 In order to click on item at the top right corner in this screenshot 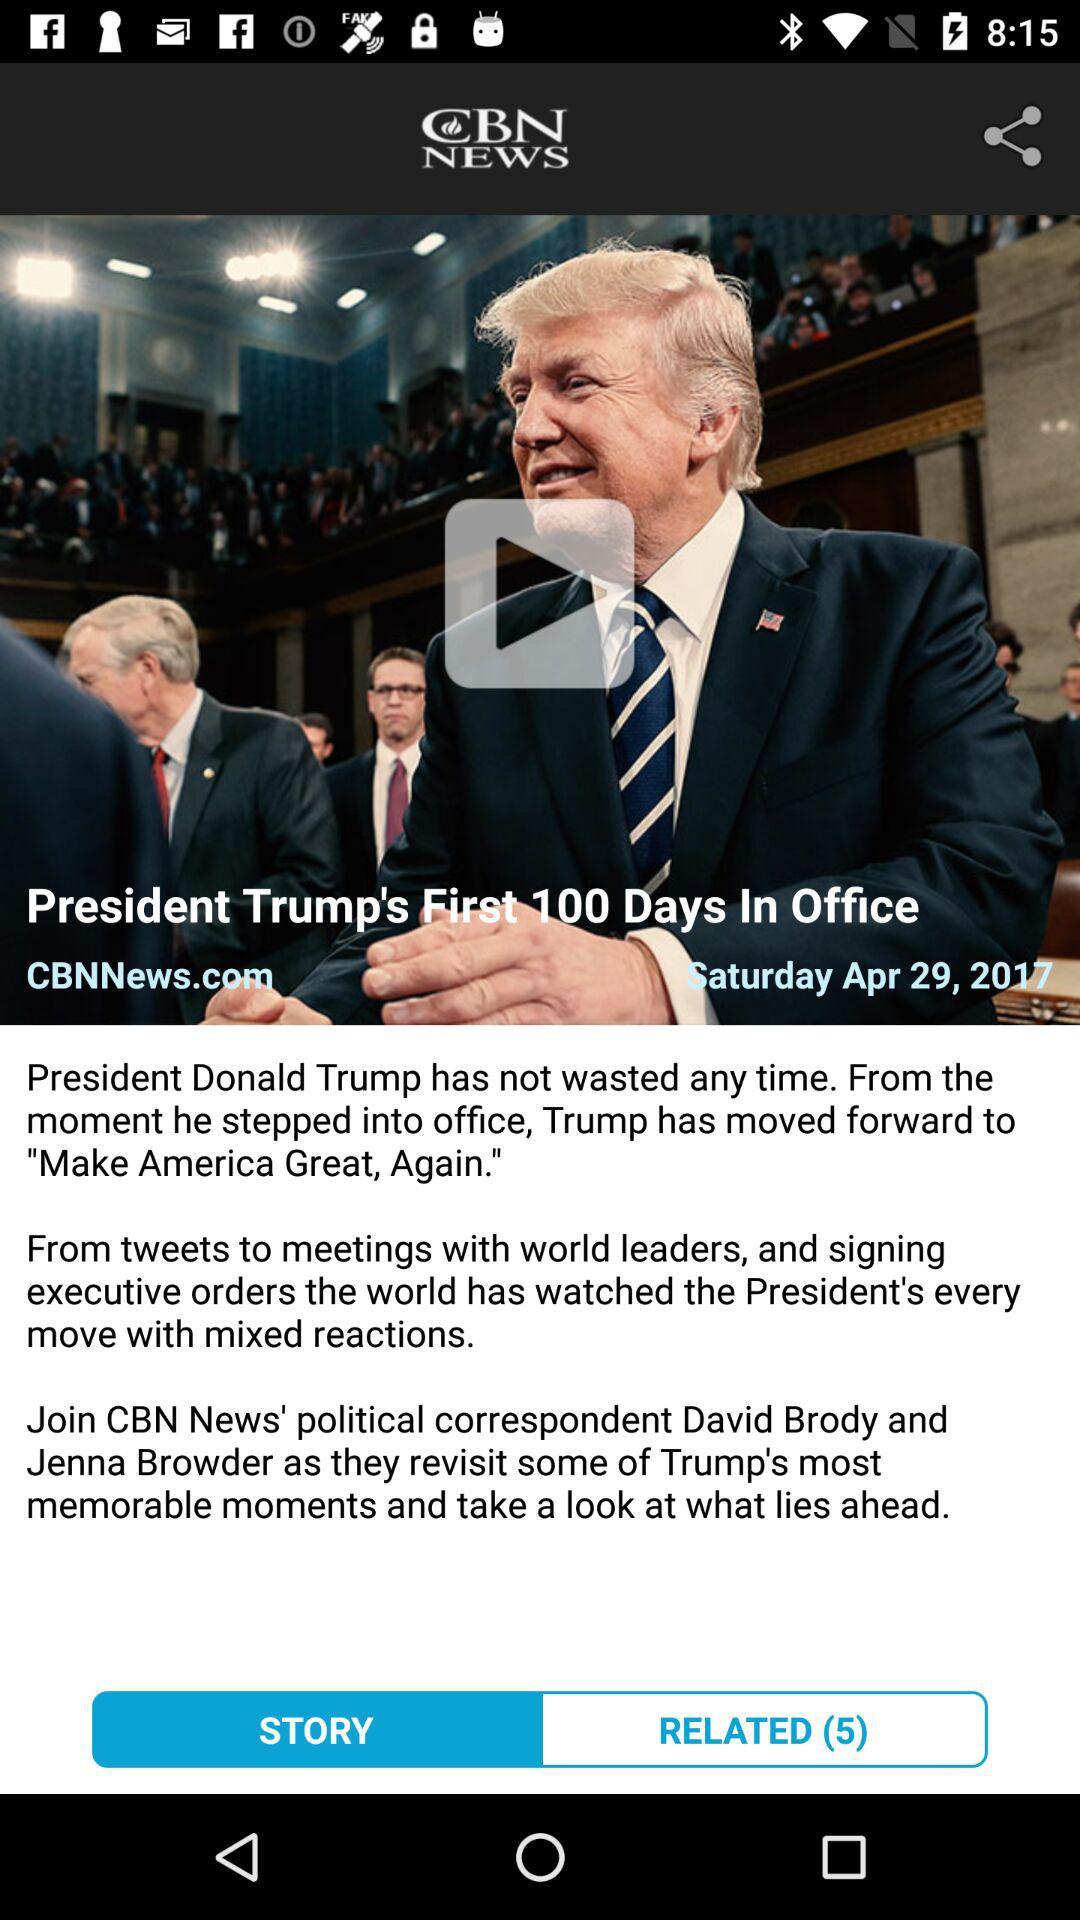, I will do `click(1017, 135)`.